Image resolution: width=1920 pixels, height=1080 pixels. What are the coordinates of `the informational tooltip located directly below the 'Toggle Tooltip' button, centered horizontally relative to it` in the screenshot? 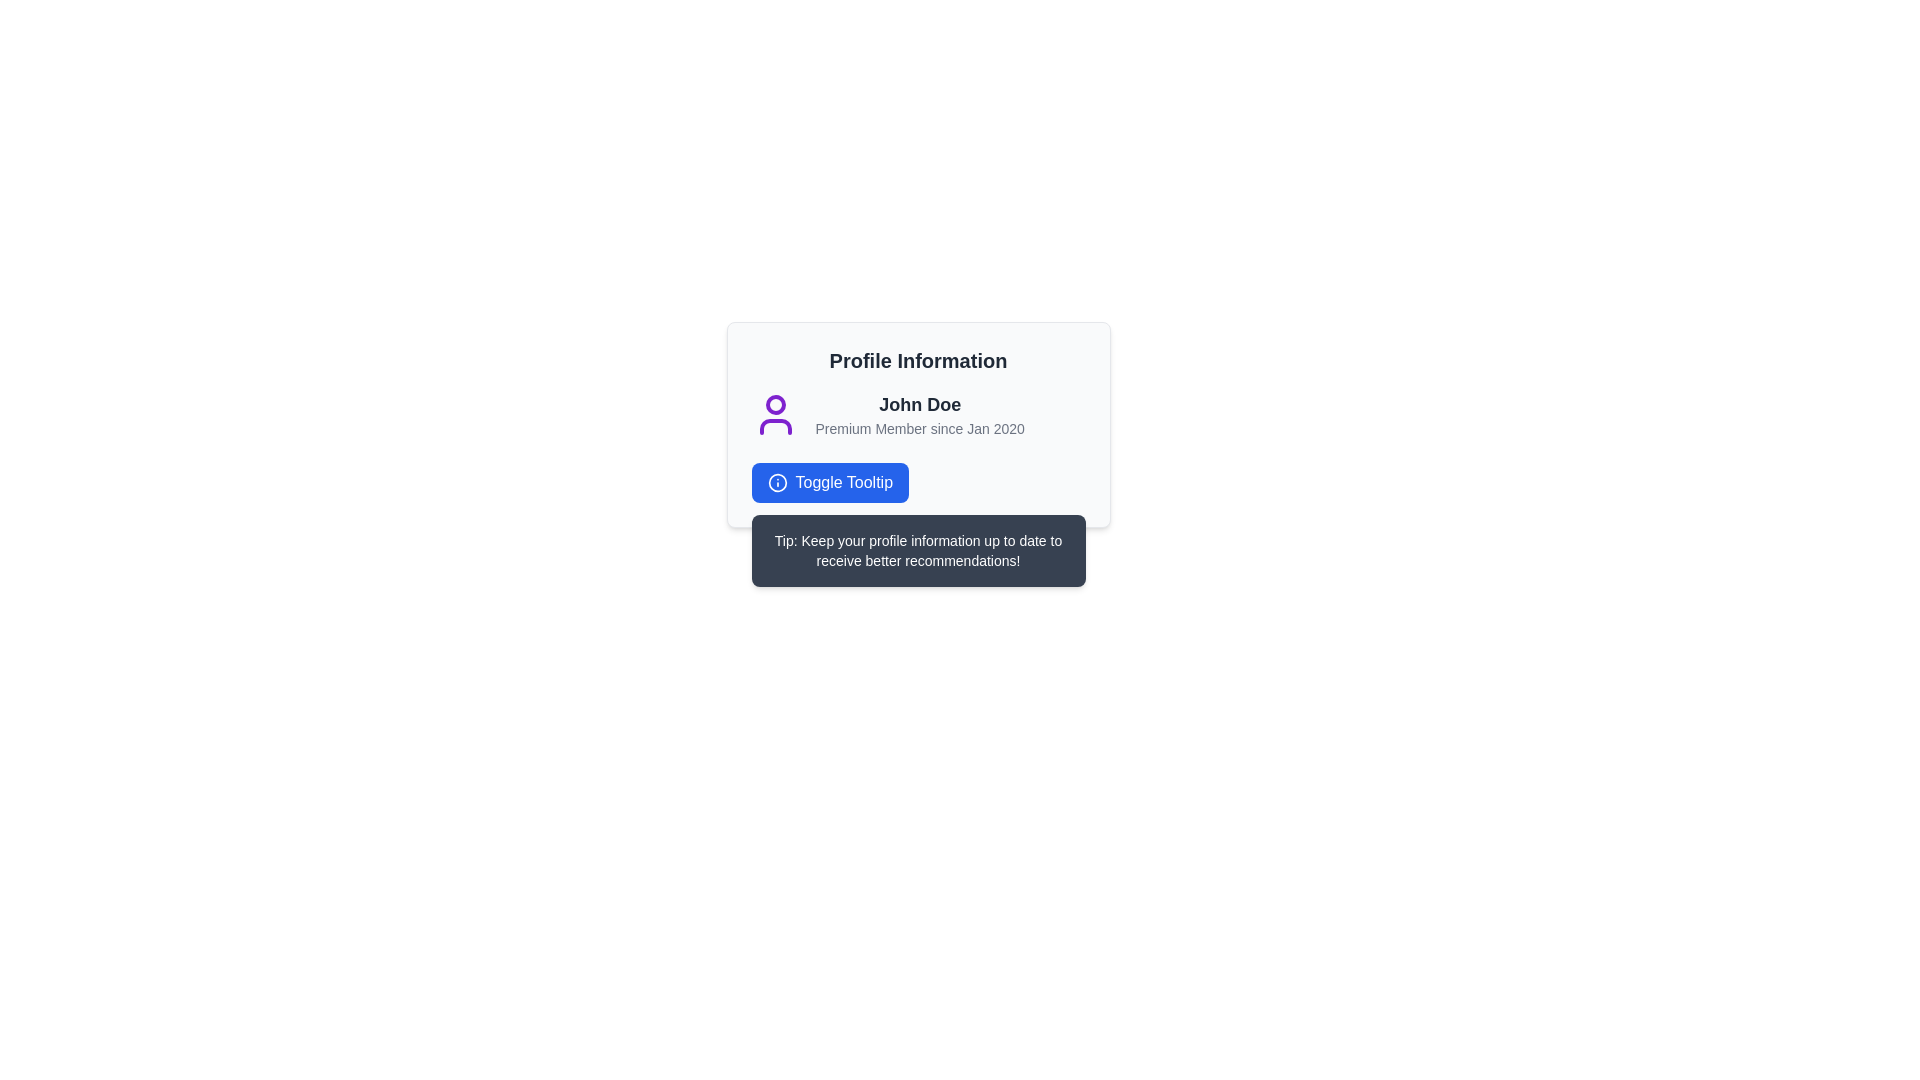 It's located at (917, 551).